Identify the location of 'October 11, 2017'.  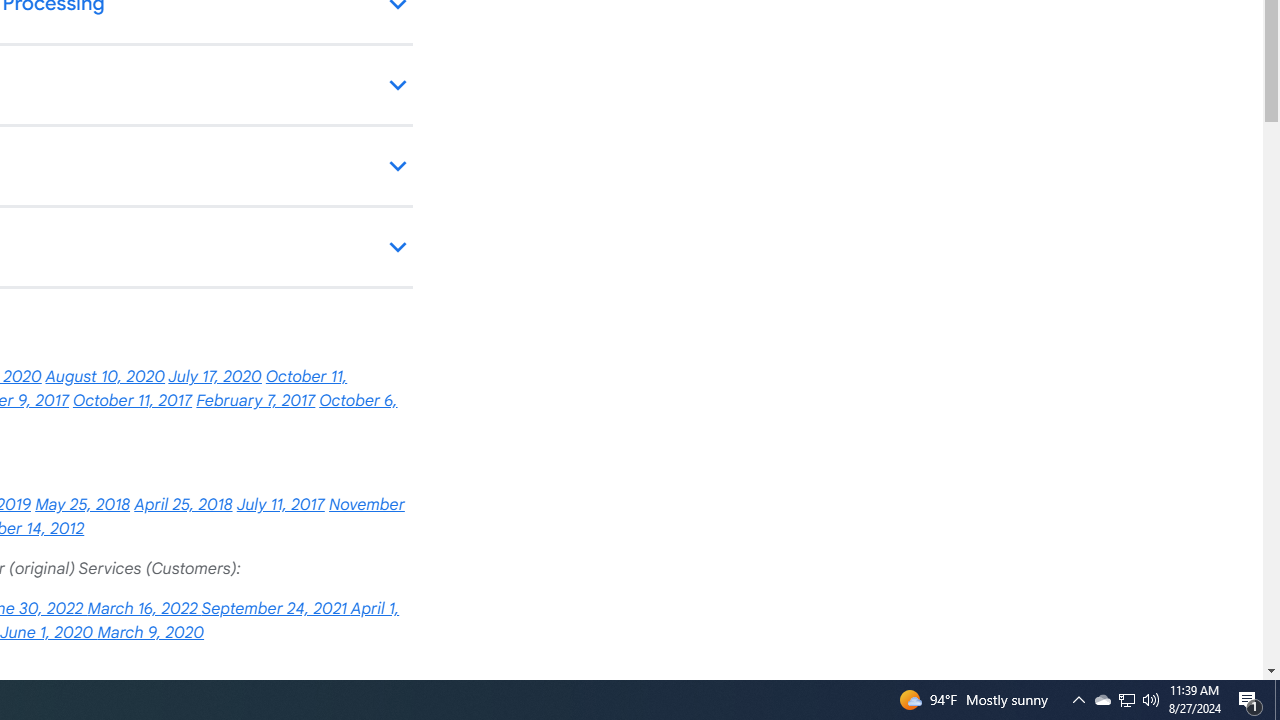
(131, 401).